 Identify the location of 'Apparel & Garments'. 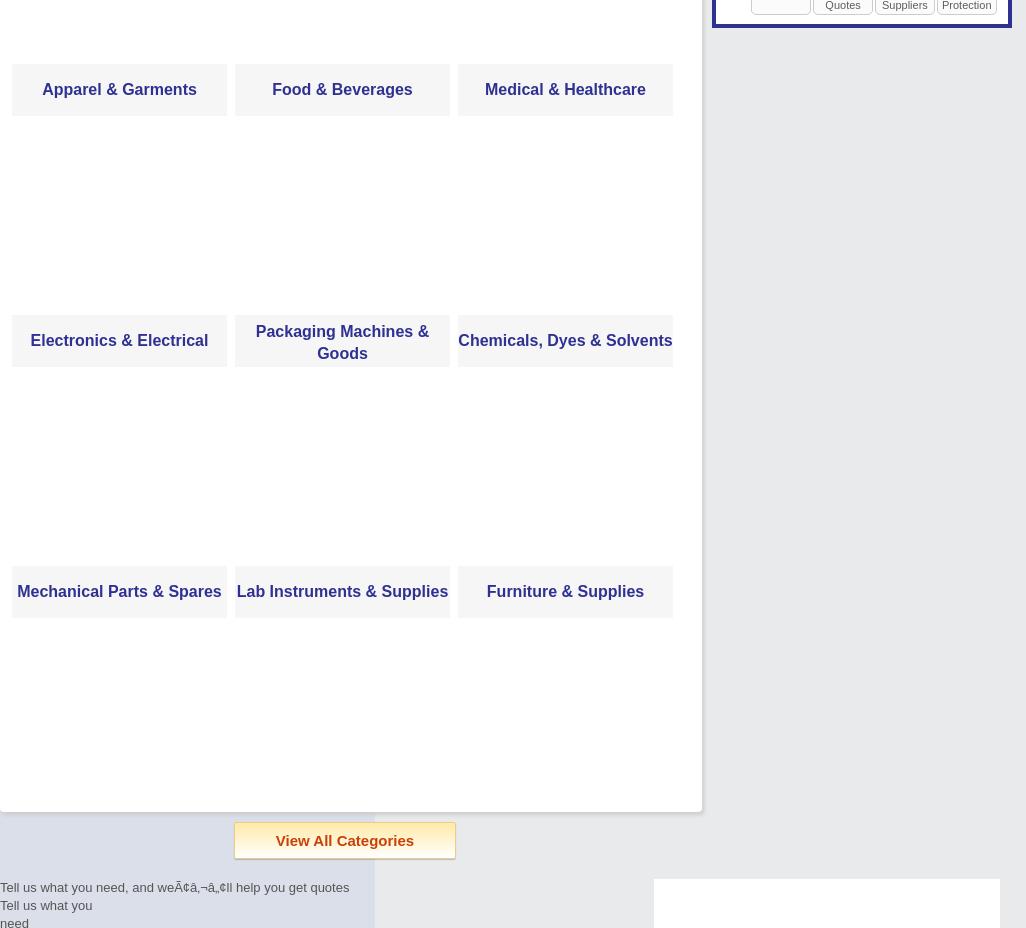
(119, 88).